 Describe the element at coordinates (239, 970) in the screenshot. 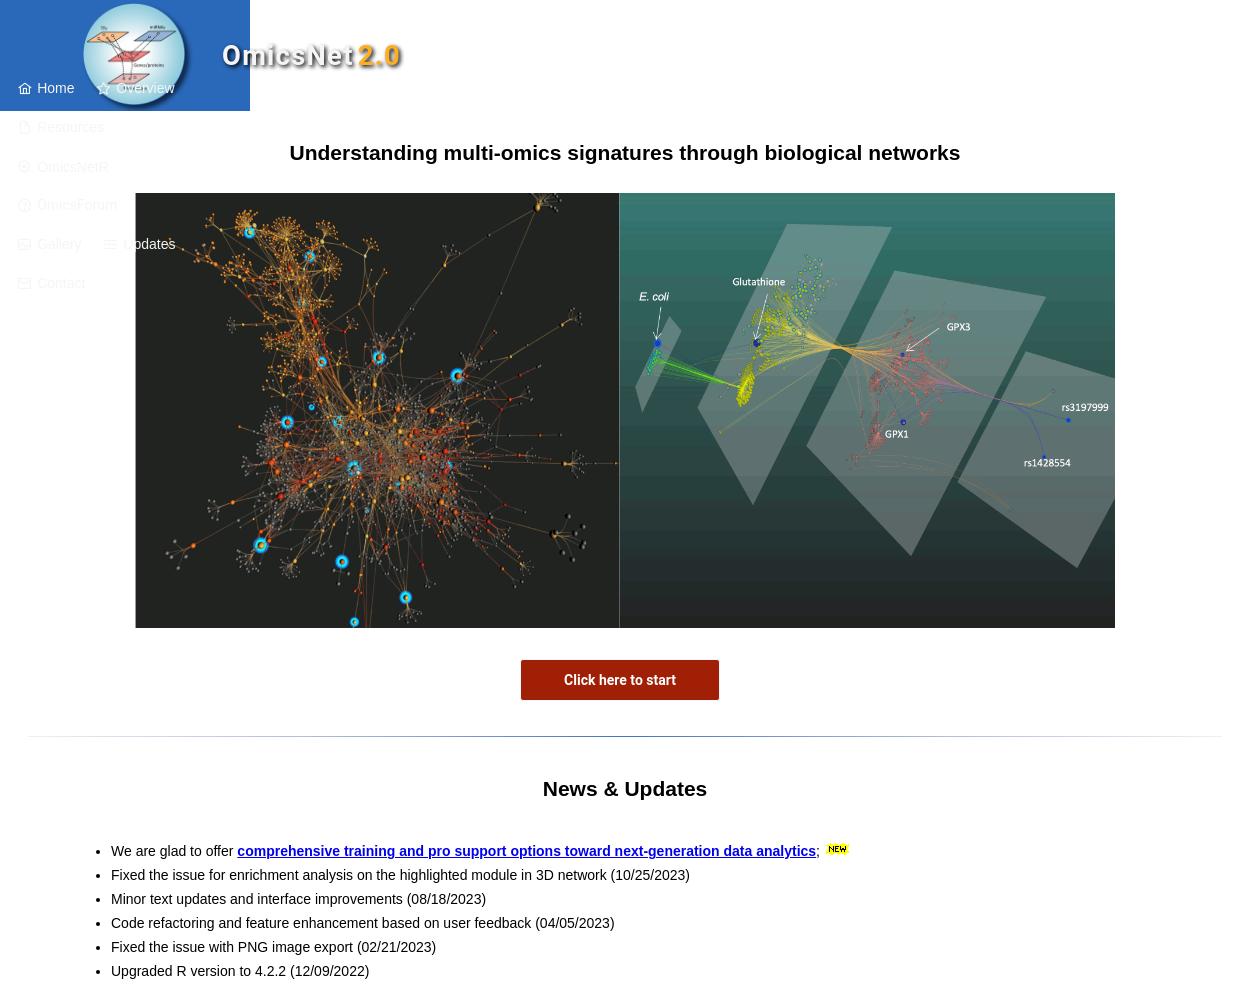

I see `'Upgraded R version to 4.2.2 (12/09/2022)'` at that location.